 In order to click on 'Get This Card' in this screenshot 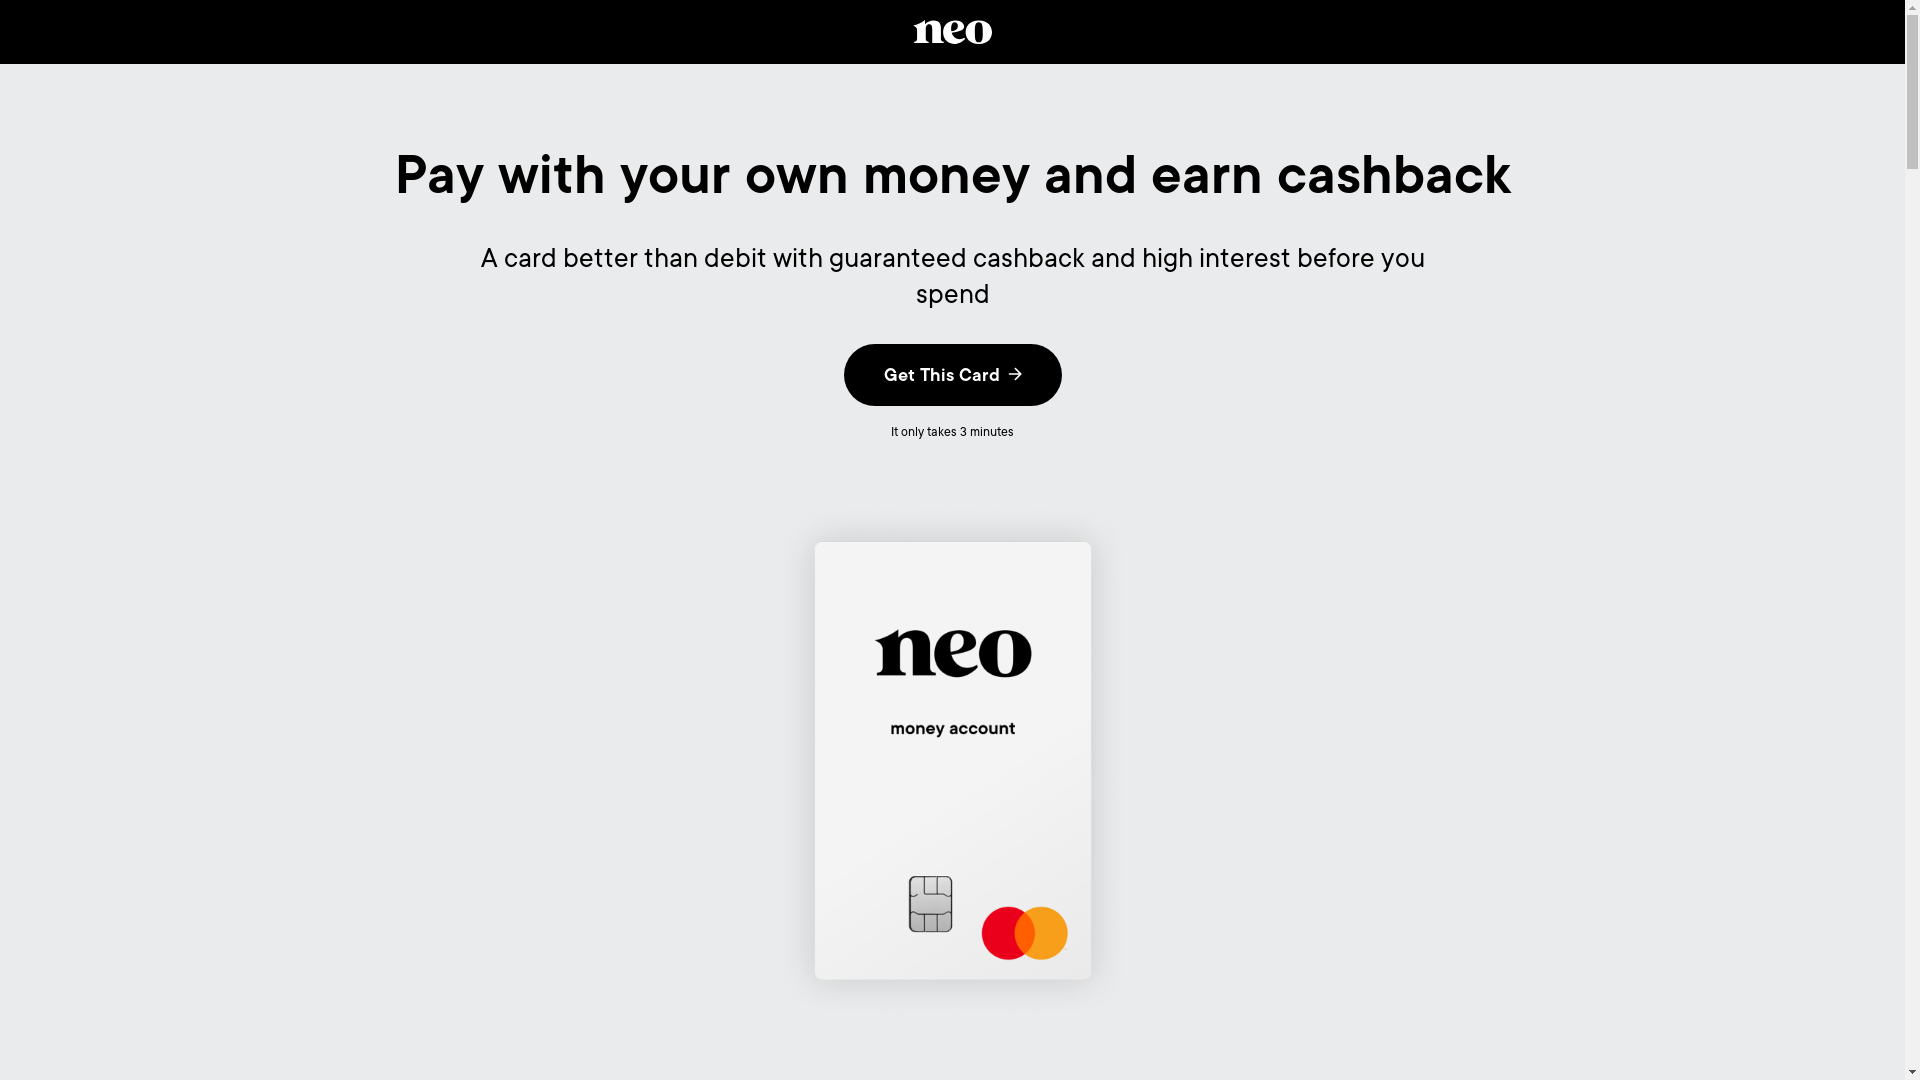, I will do `click(844, 374)`.